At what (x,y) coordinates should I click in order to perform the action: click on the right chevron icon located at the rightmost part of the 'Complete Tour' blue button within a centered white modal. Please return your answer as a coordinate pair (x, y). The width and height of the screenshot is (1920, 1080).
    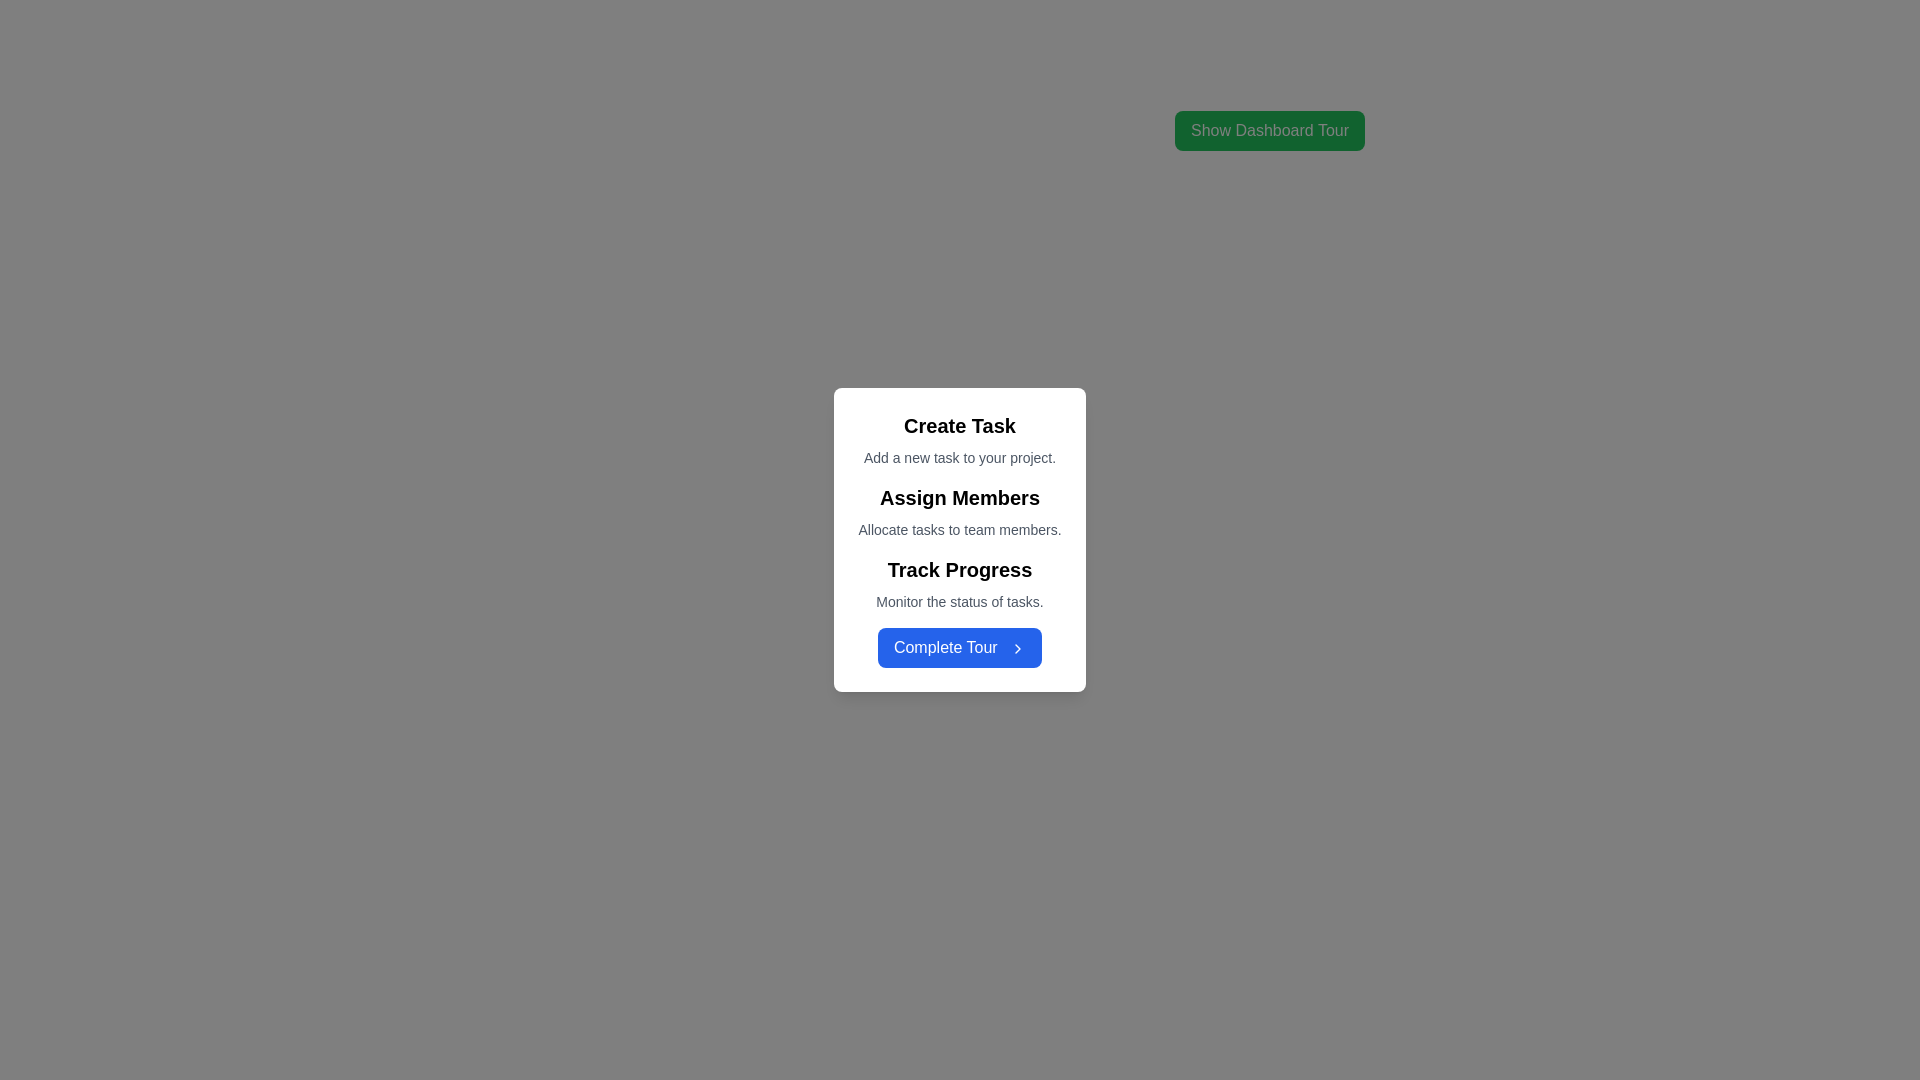
    Looking at the image, I should click on (1018, 648).